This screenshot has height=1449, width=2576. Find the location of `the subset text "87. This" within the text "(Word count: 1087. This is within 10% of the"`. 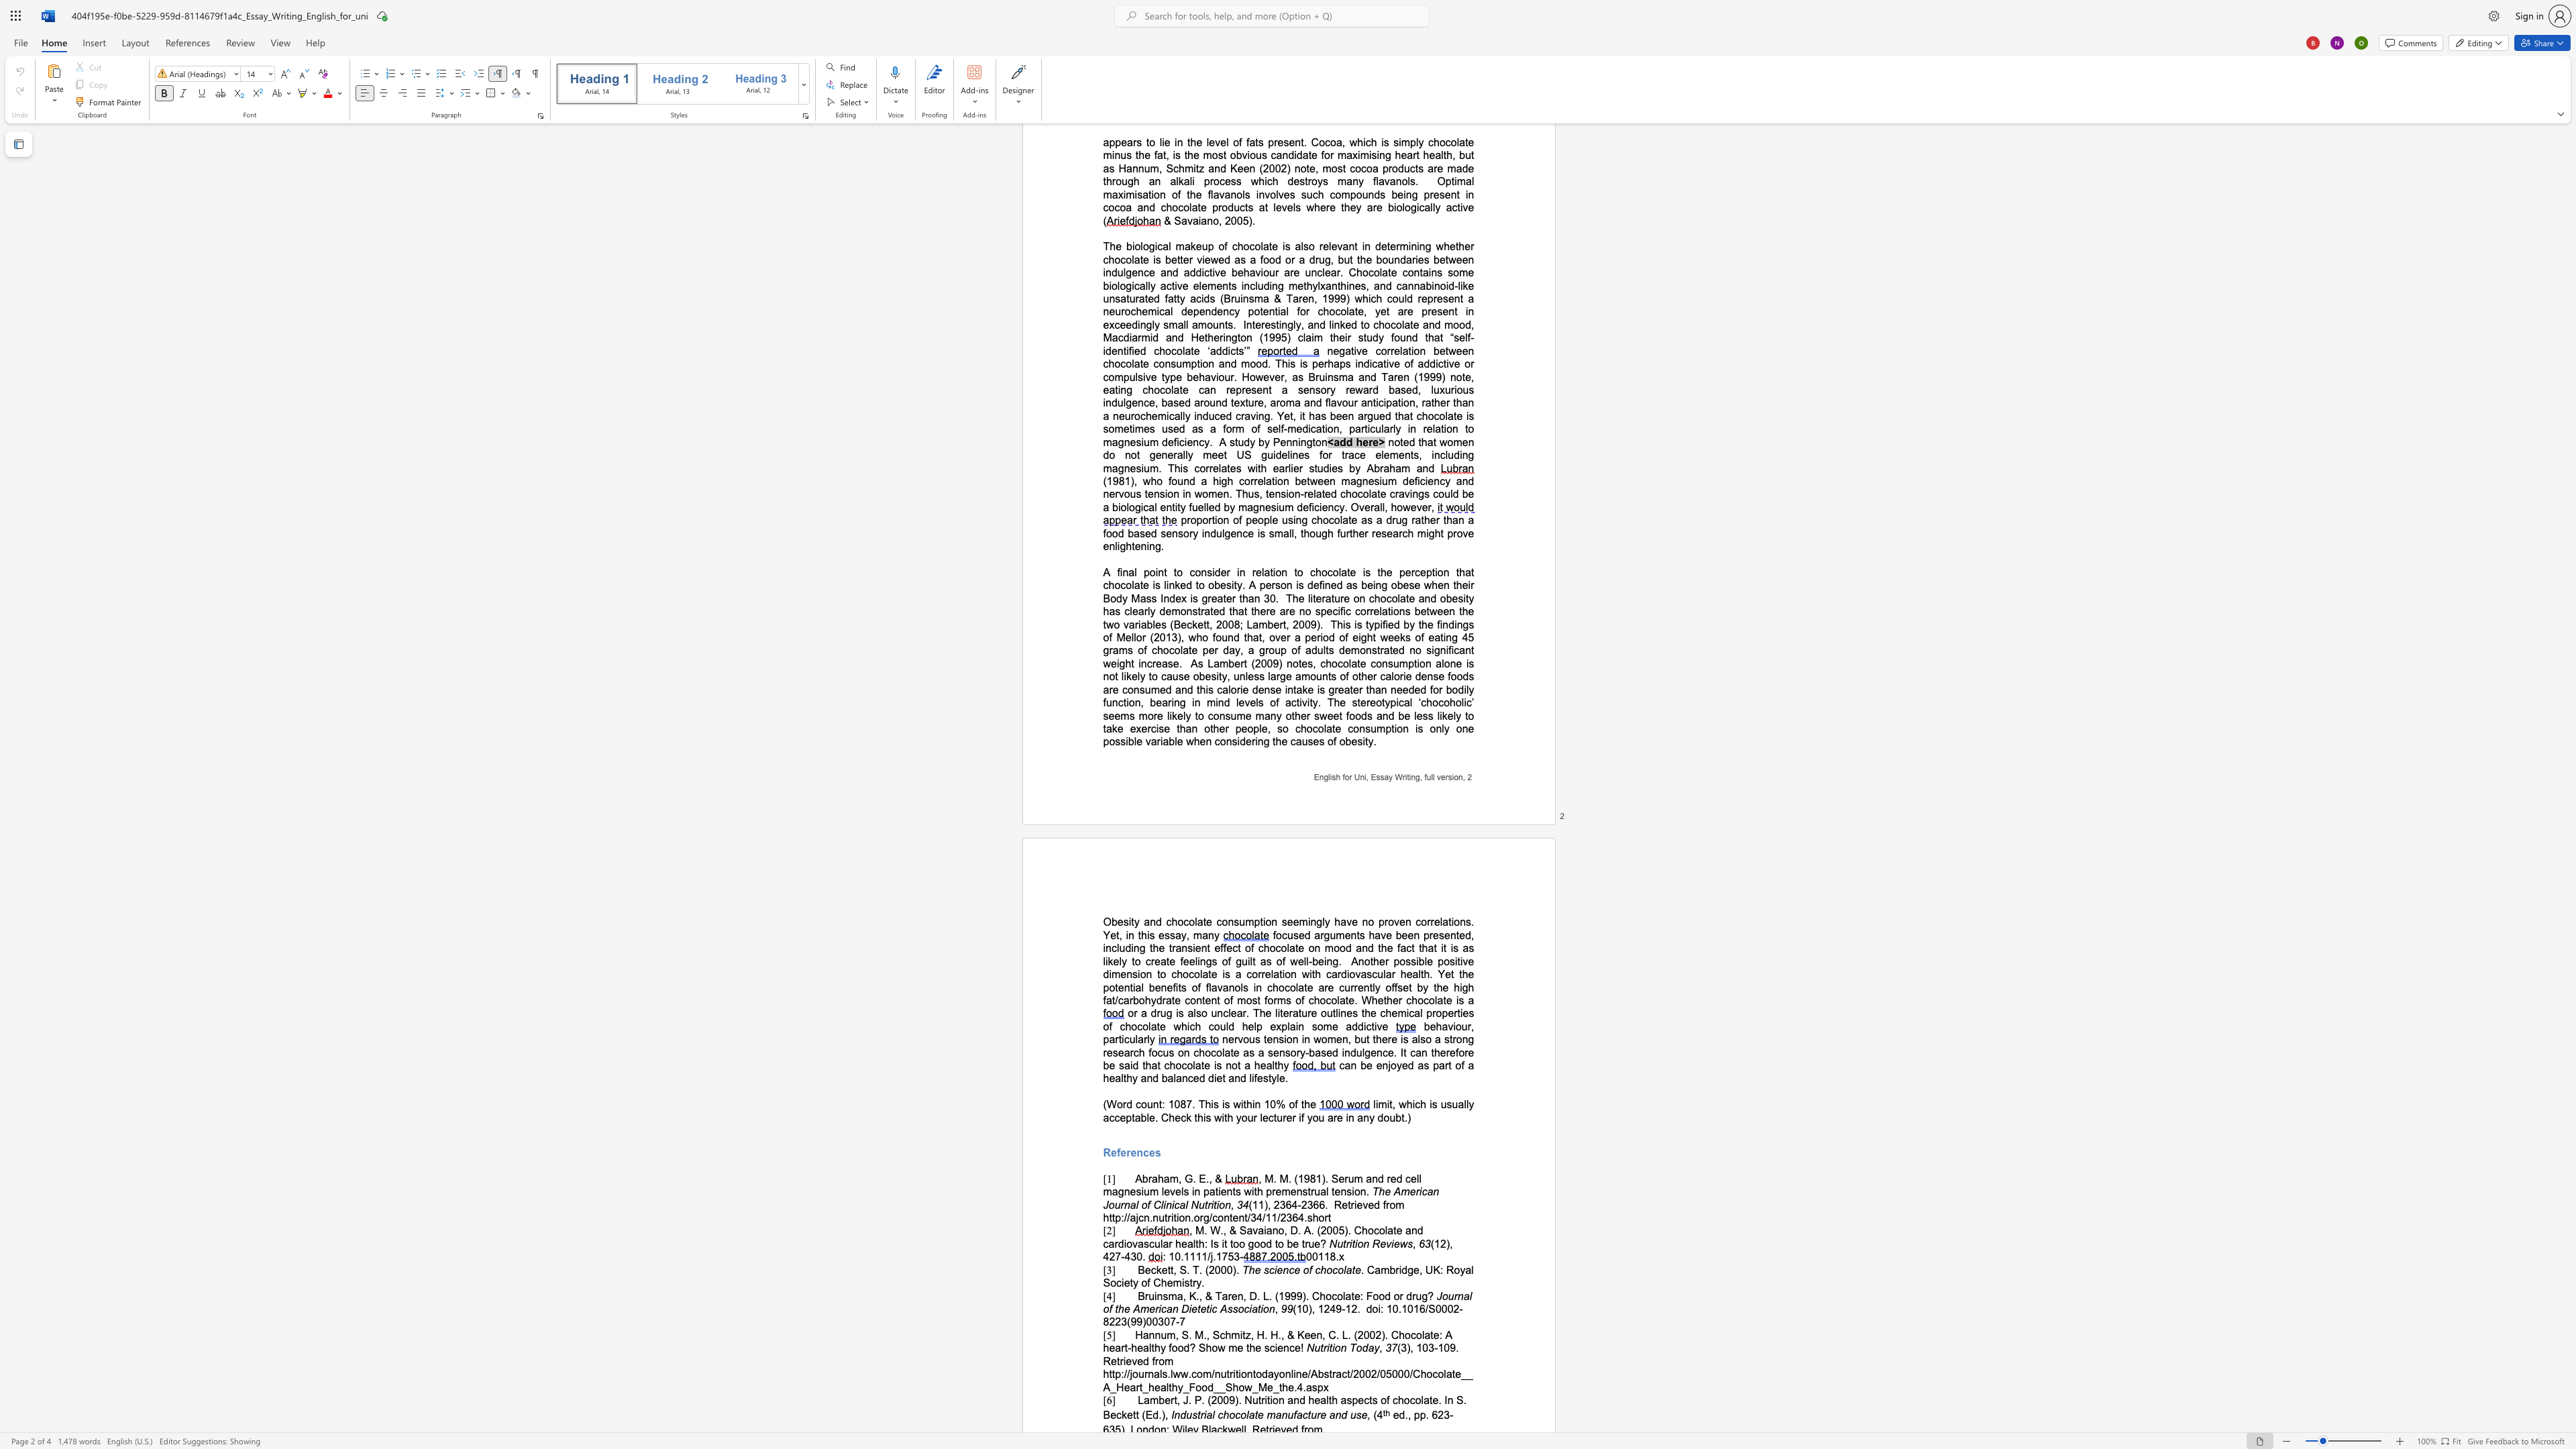

the subset text "87. This" within the text "(Word count: 1087. This is within 10% of the" is located at coordinates (1179, 1103).